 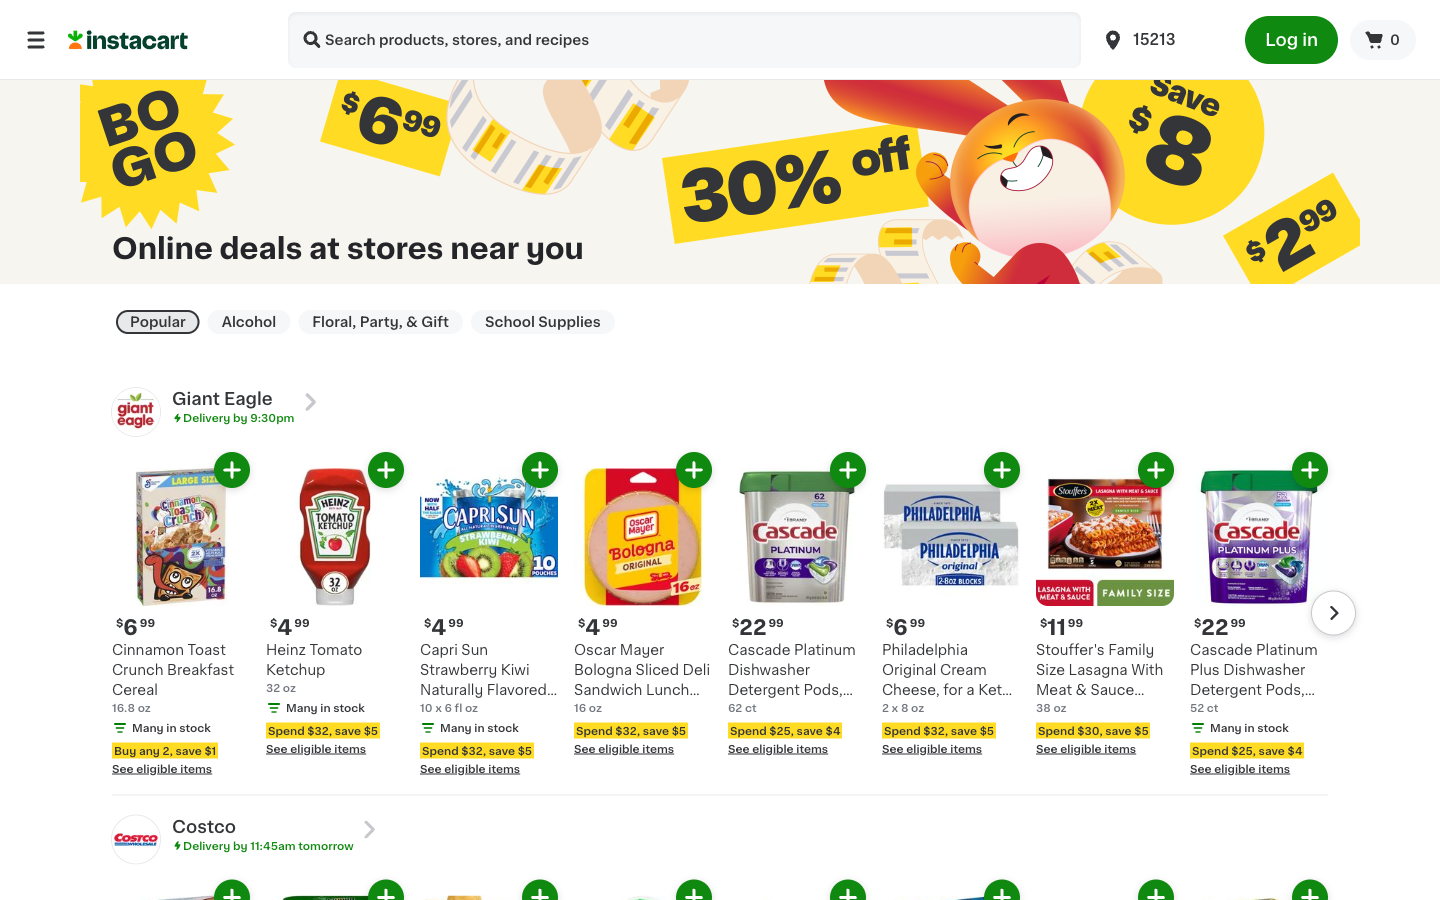 I want to click on Instacart"s default page, so click(x=165, y=38).